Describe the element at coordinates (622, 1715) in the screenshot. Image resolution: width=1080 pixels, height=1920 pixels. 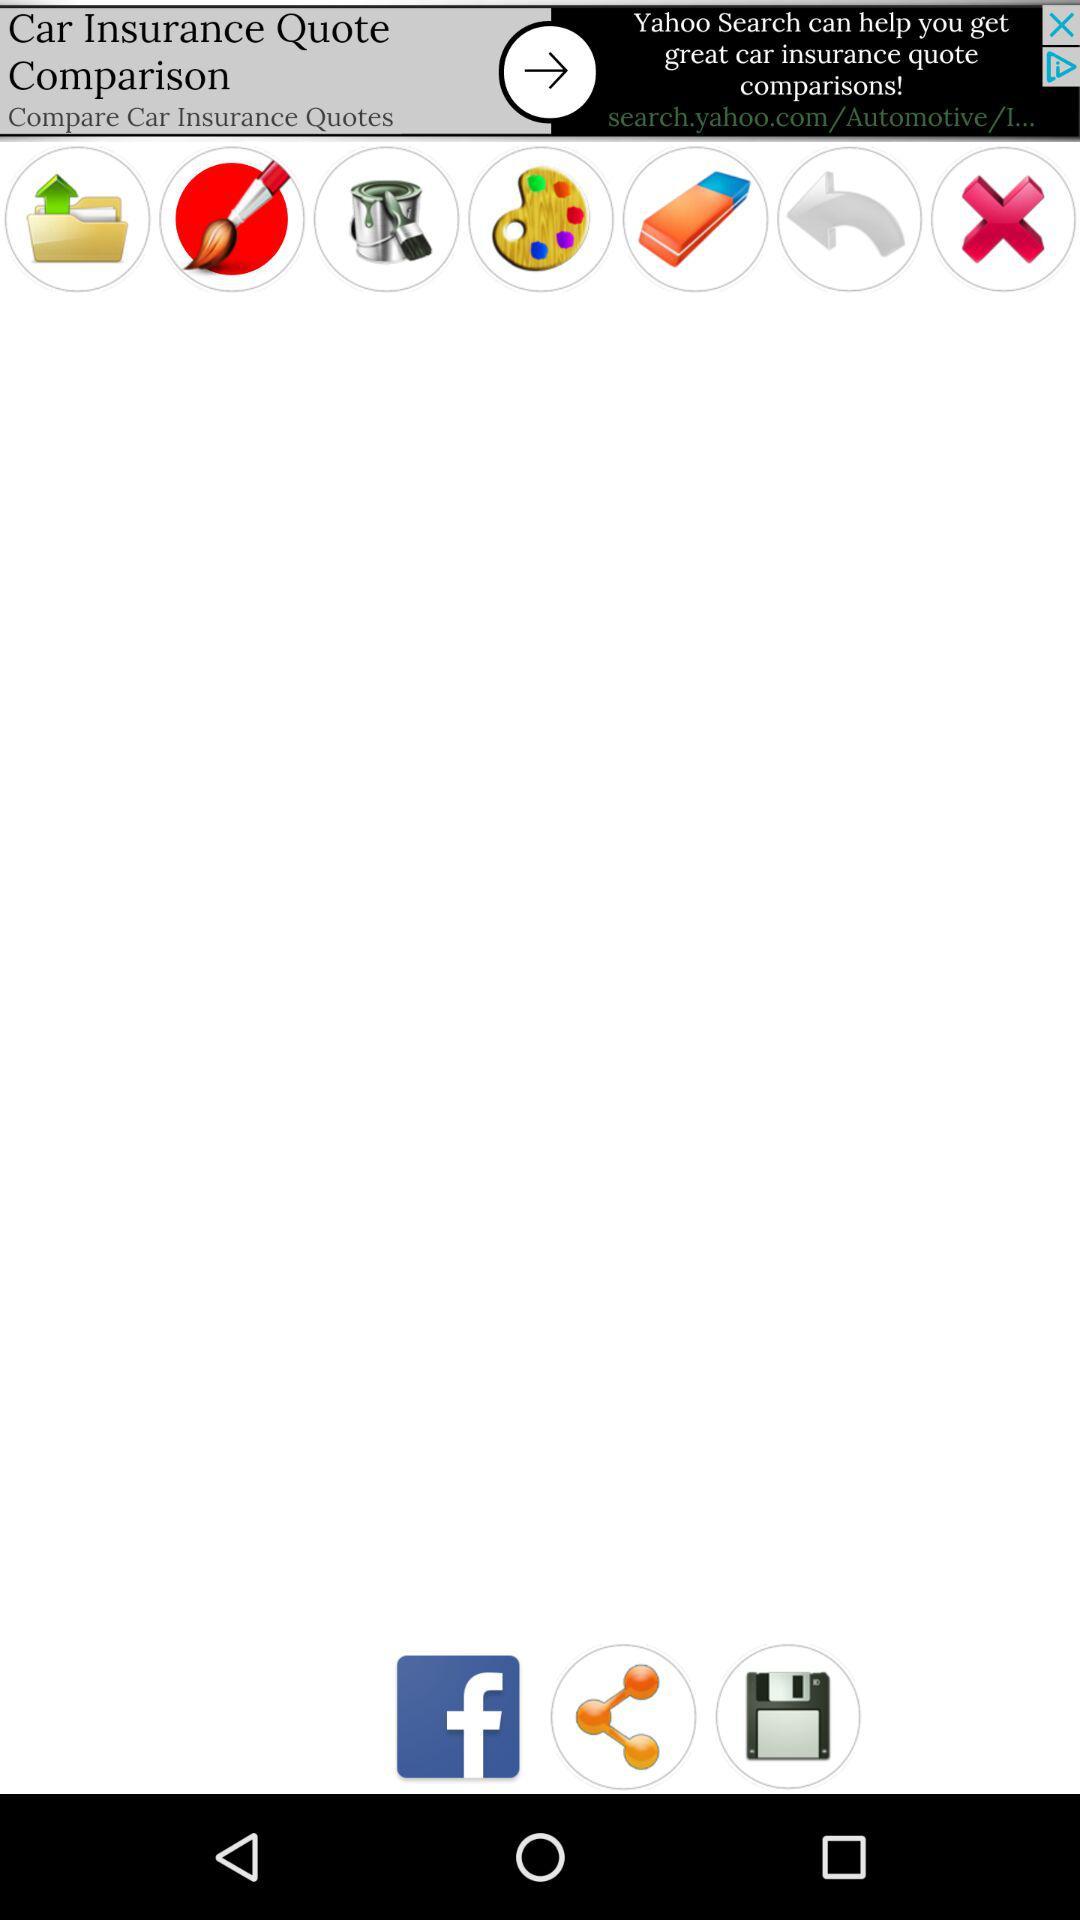
I see `share the article` at that location.